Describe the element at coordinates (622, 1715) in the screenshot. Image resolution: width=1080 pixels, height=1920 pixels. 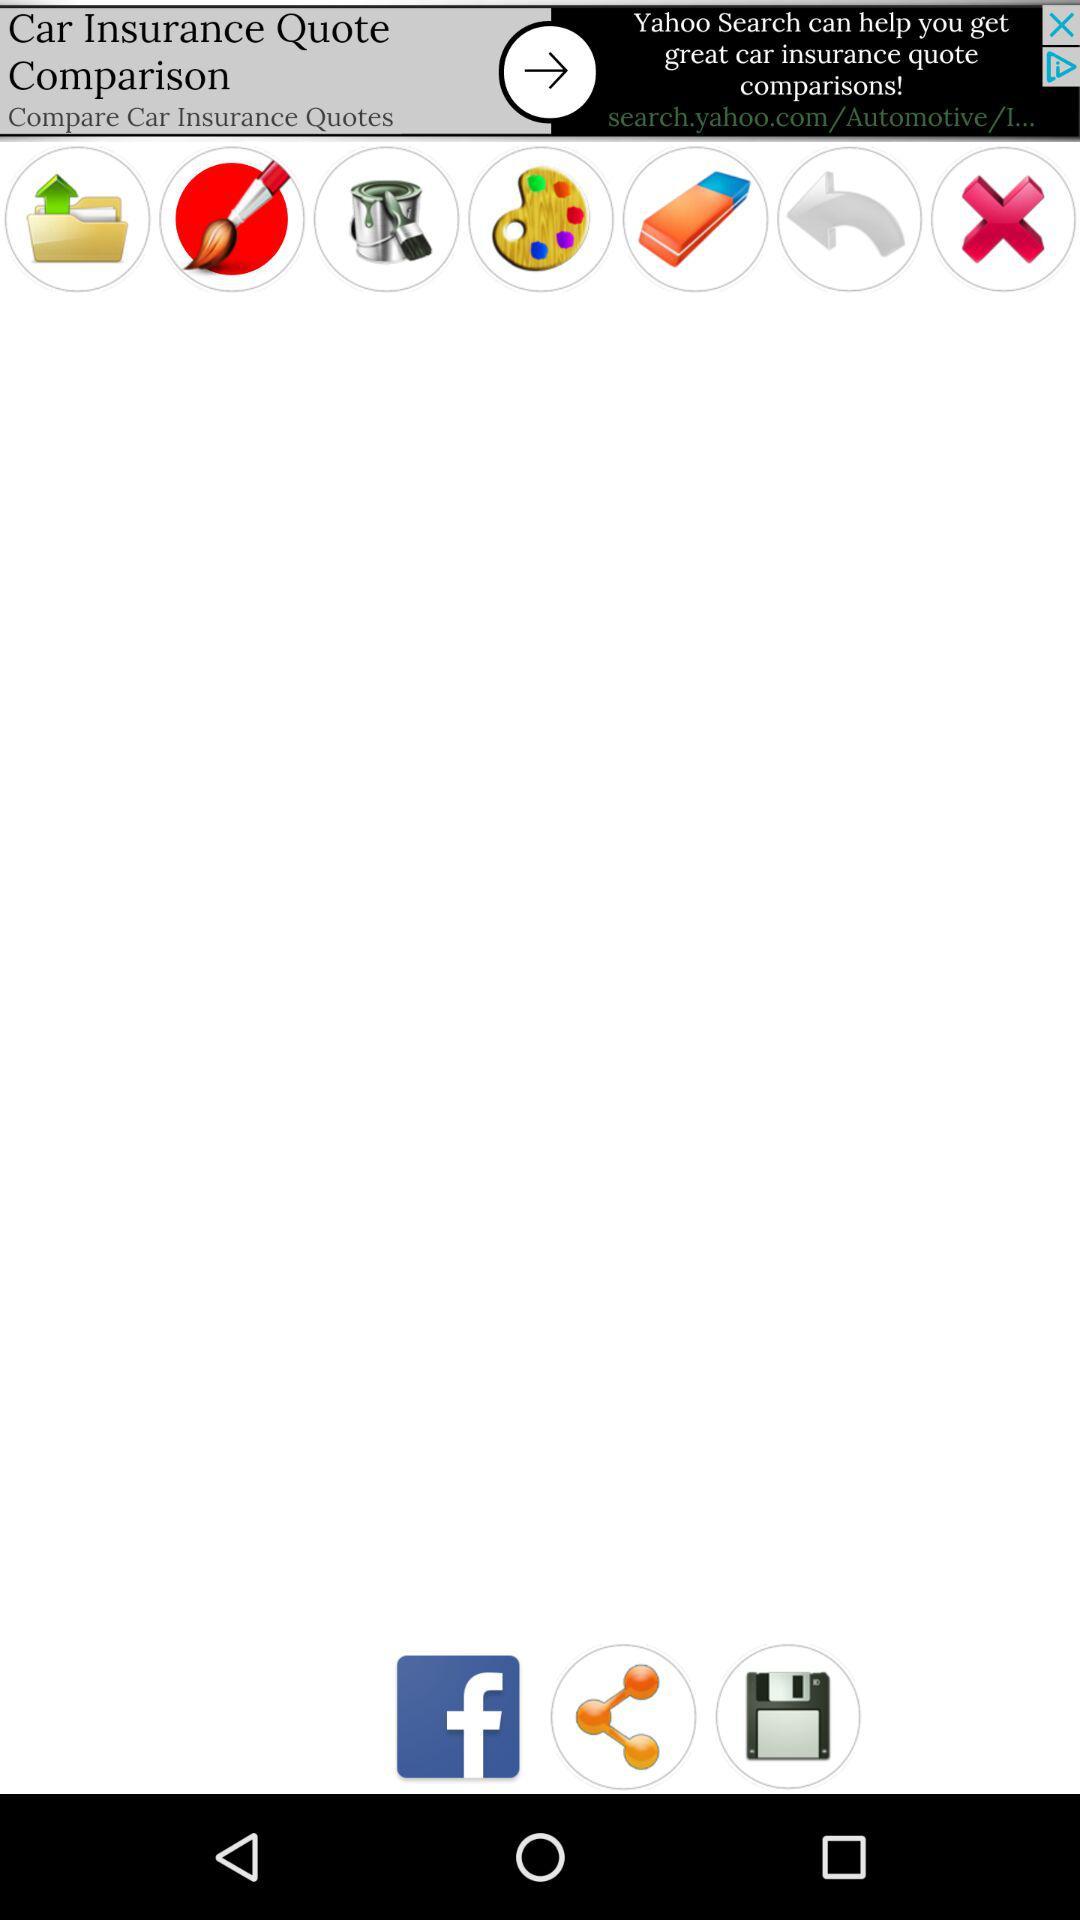
I see `share the article` at that location.